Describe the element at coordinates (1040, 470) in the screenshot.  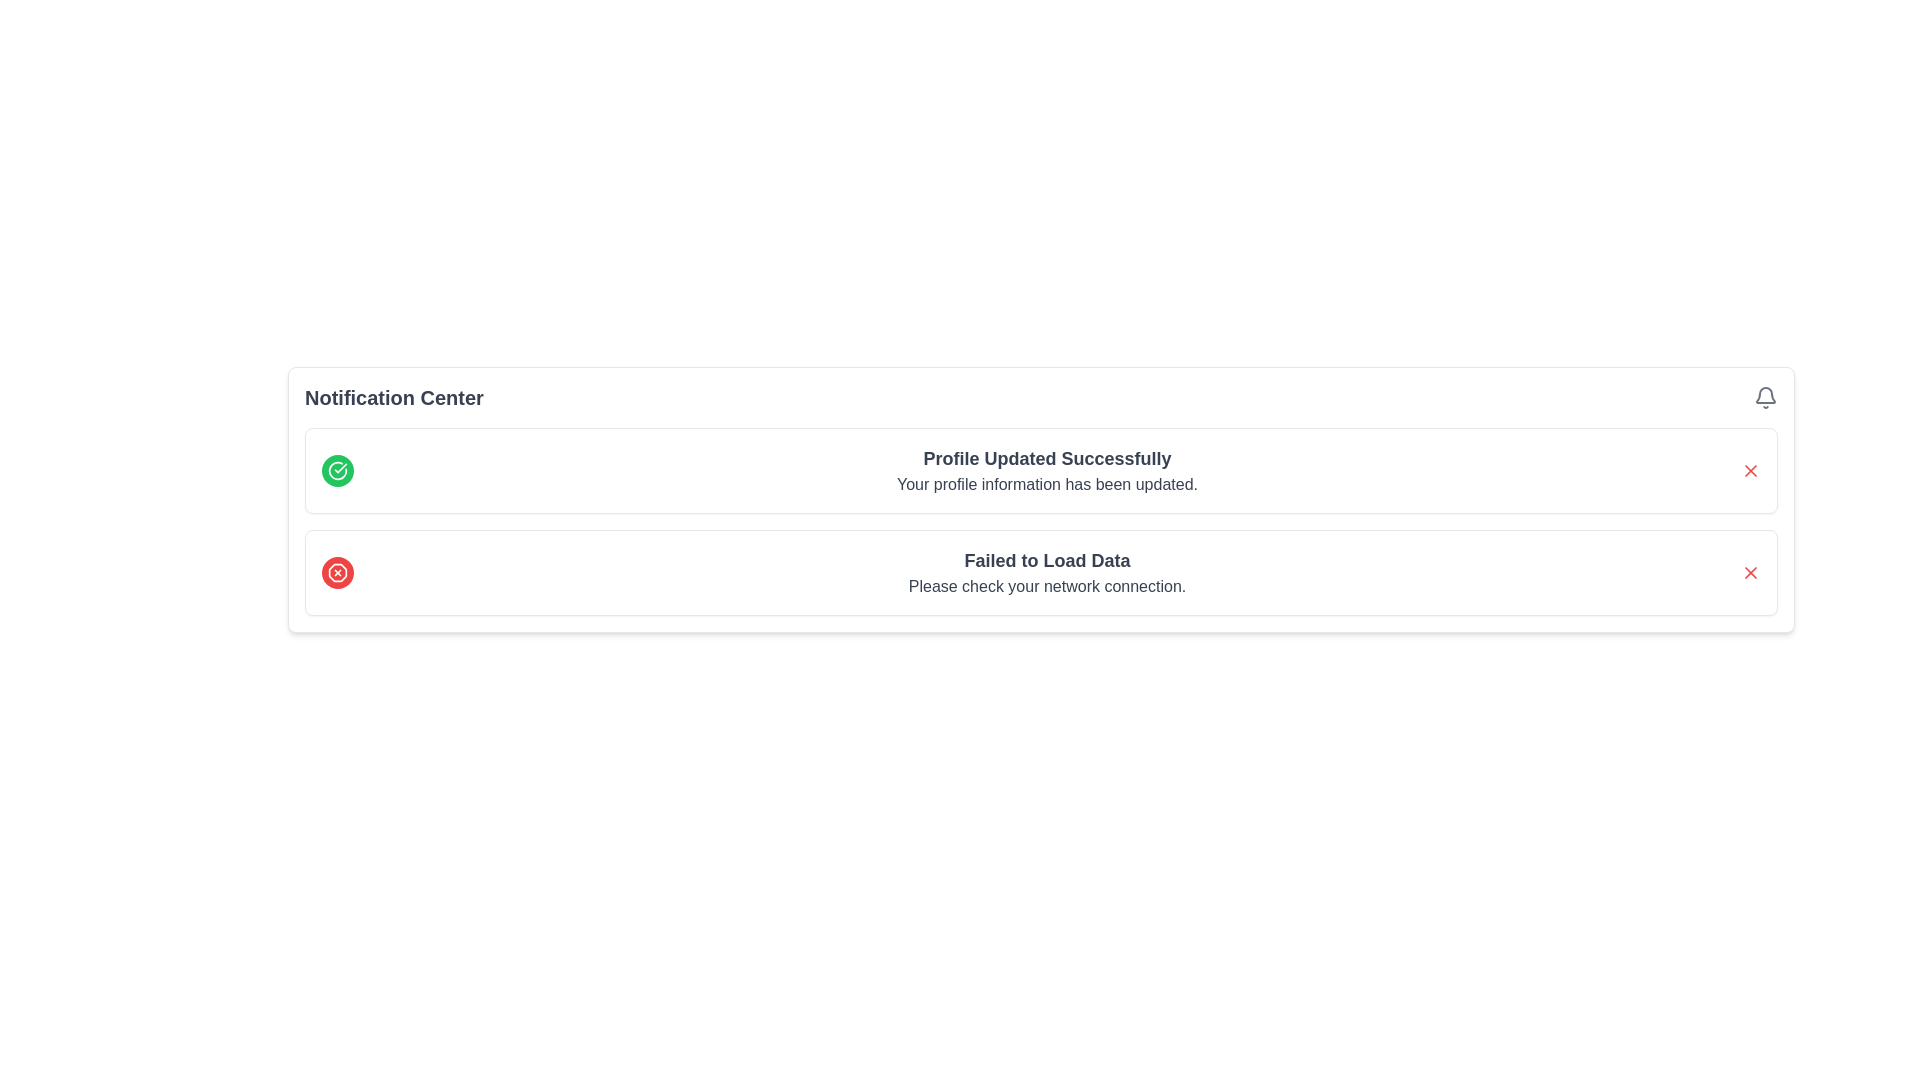
I see `notification displayed in the first notification card that informs the user of a successful profile update, located above the 'Failed to Load Data' entry` at that location.